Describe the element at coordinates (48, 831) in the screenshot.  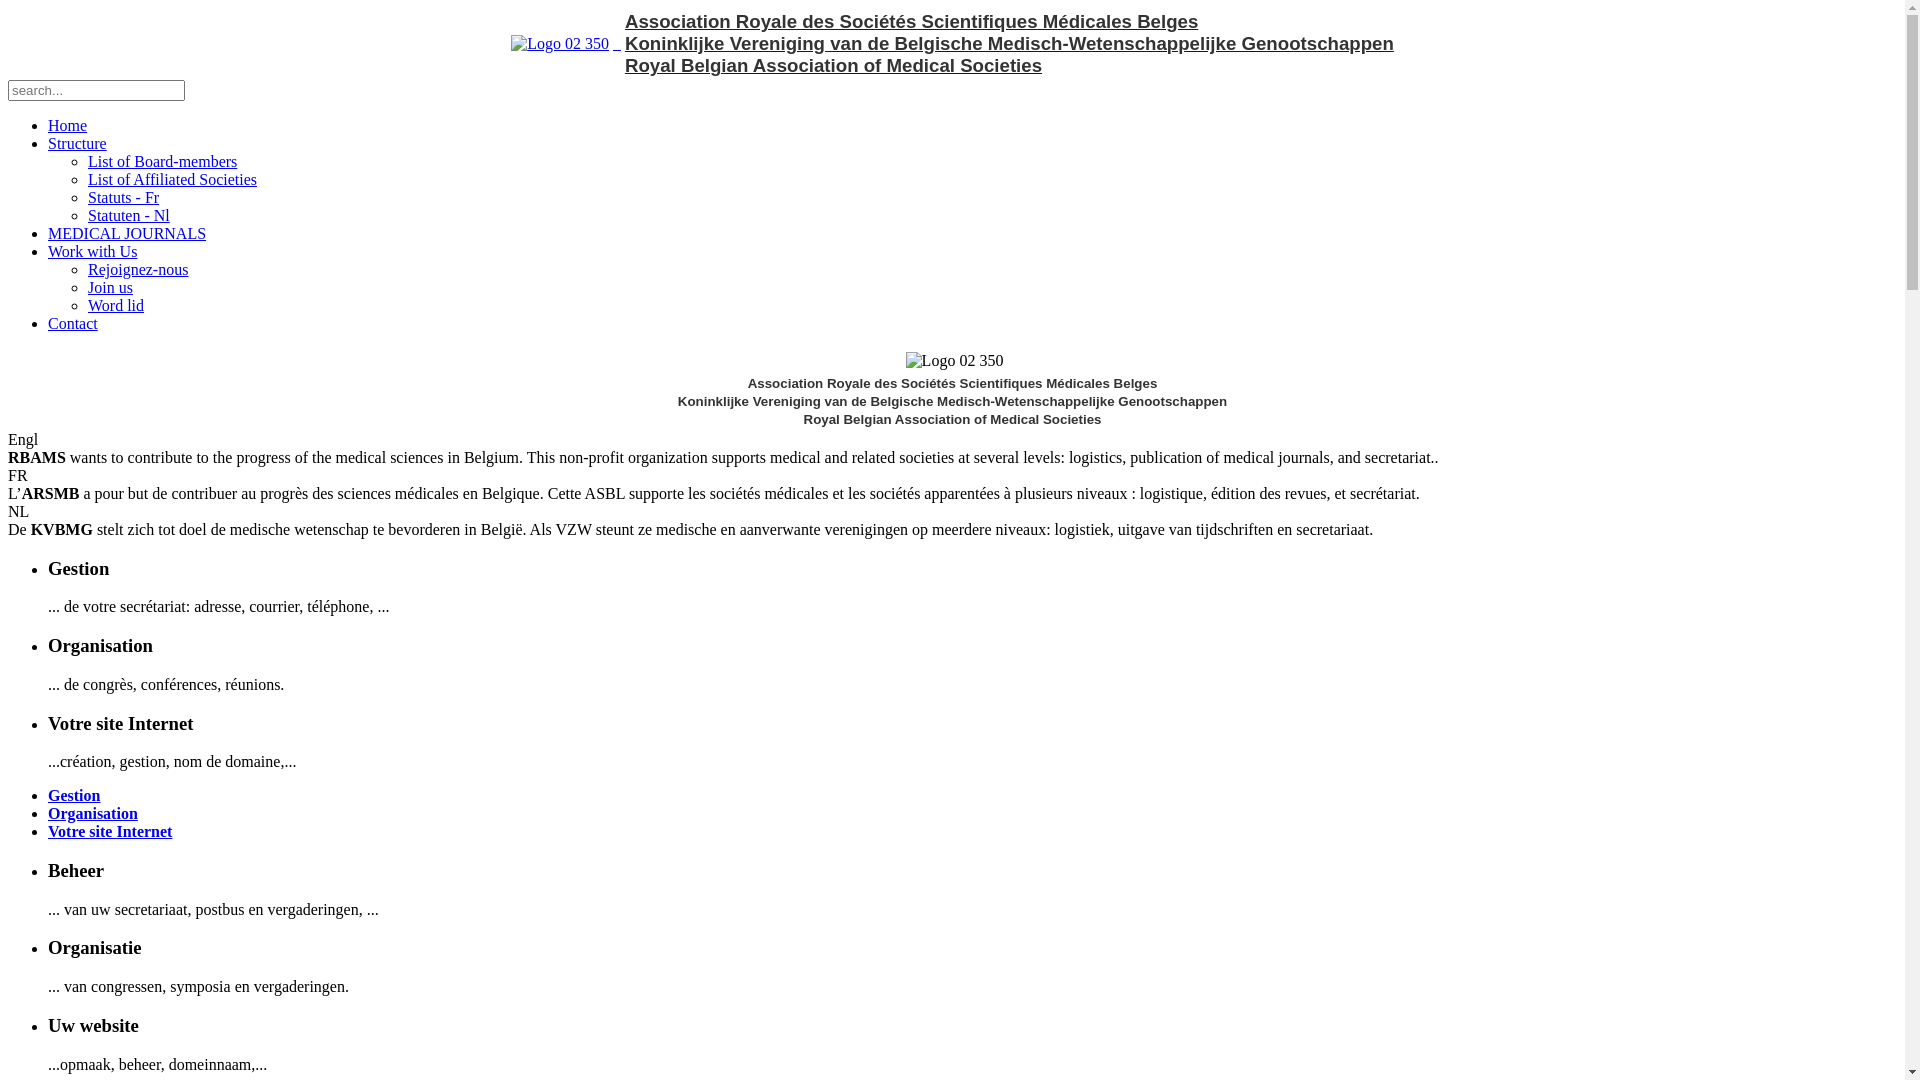
I see `'Votre site Internet'` at that location.